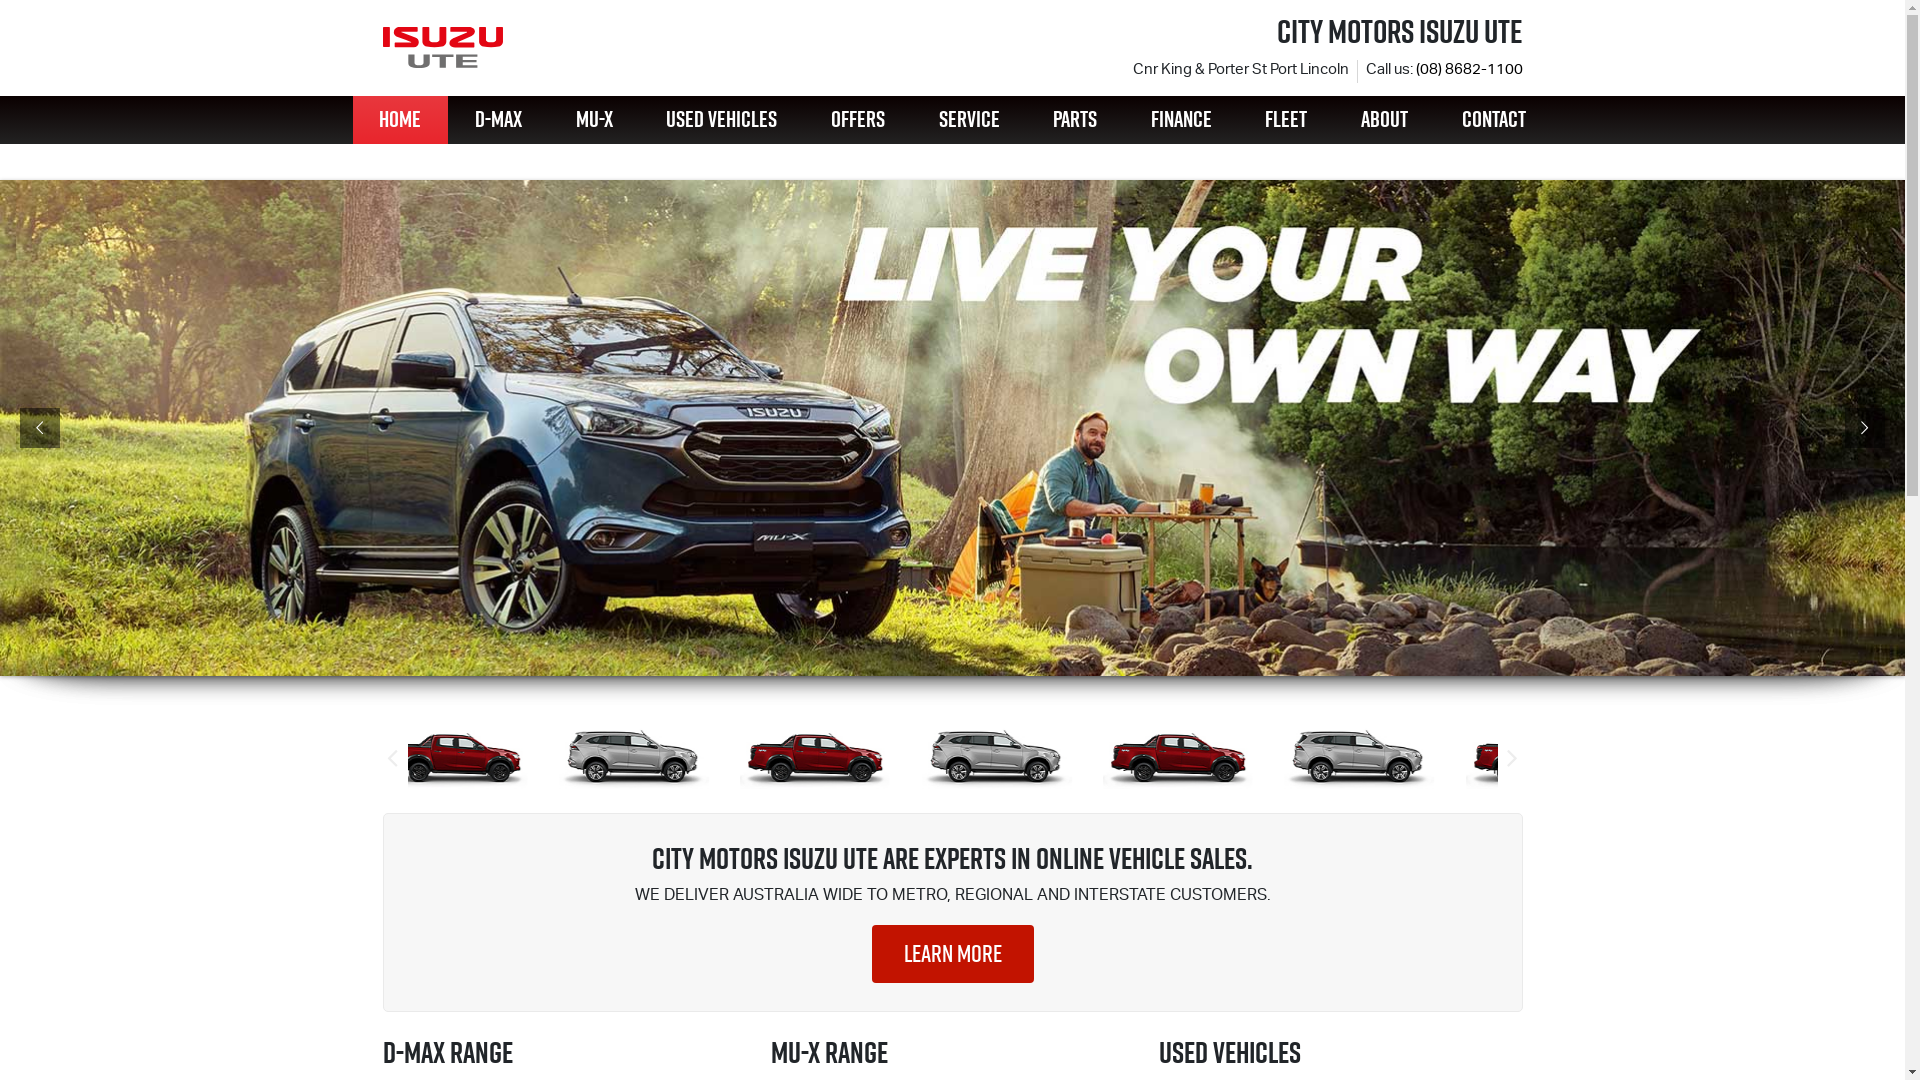 The height and width of the screenshot is (1080, 1920). What do you see at coordinates (1286, 119) in the screenshot?
I see `'FLEET'` at bounding box center [1286, 119].